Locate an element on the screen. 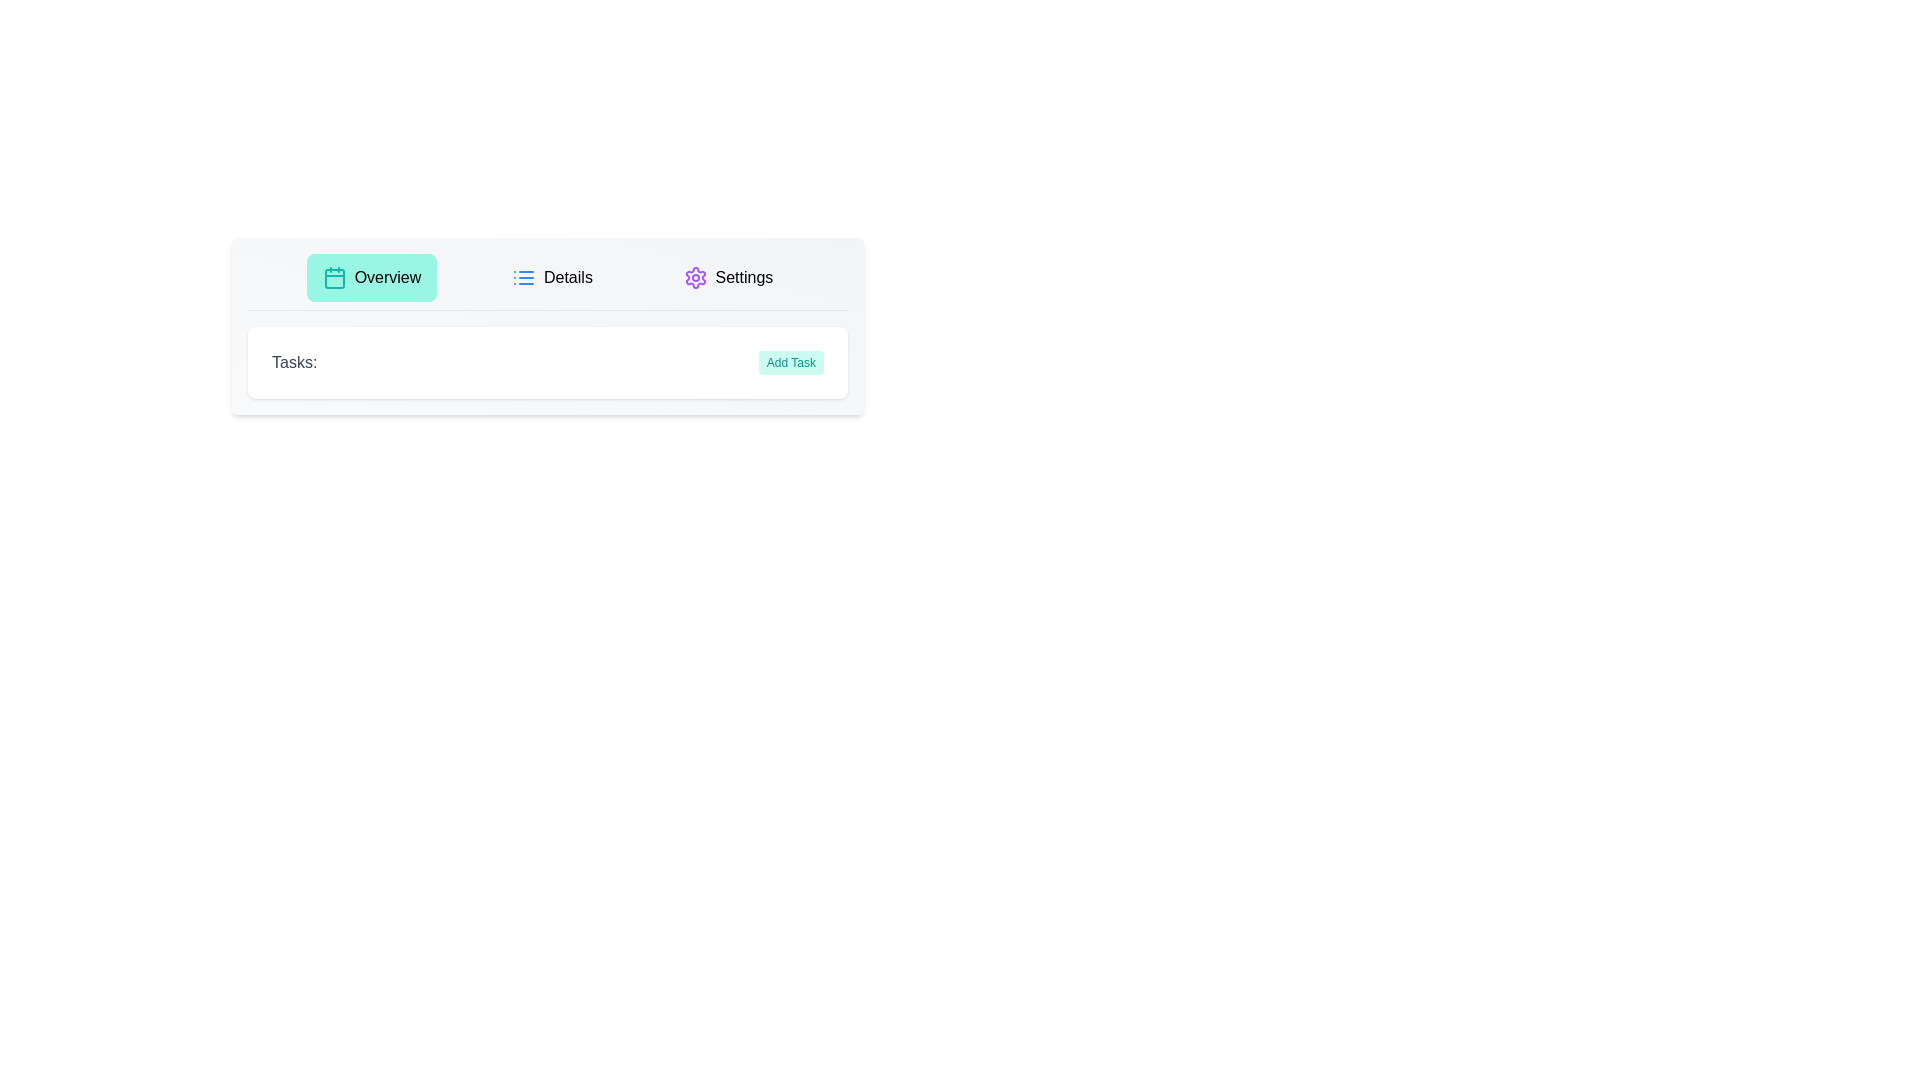 The width and height of the screenshot is (1920, 1080). the Details Button to observe its hover effect is located at coordinates (552, 277).